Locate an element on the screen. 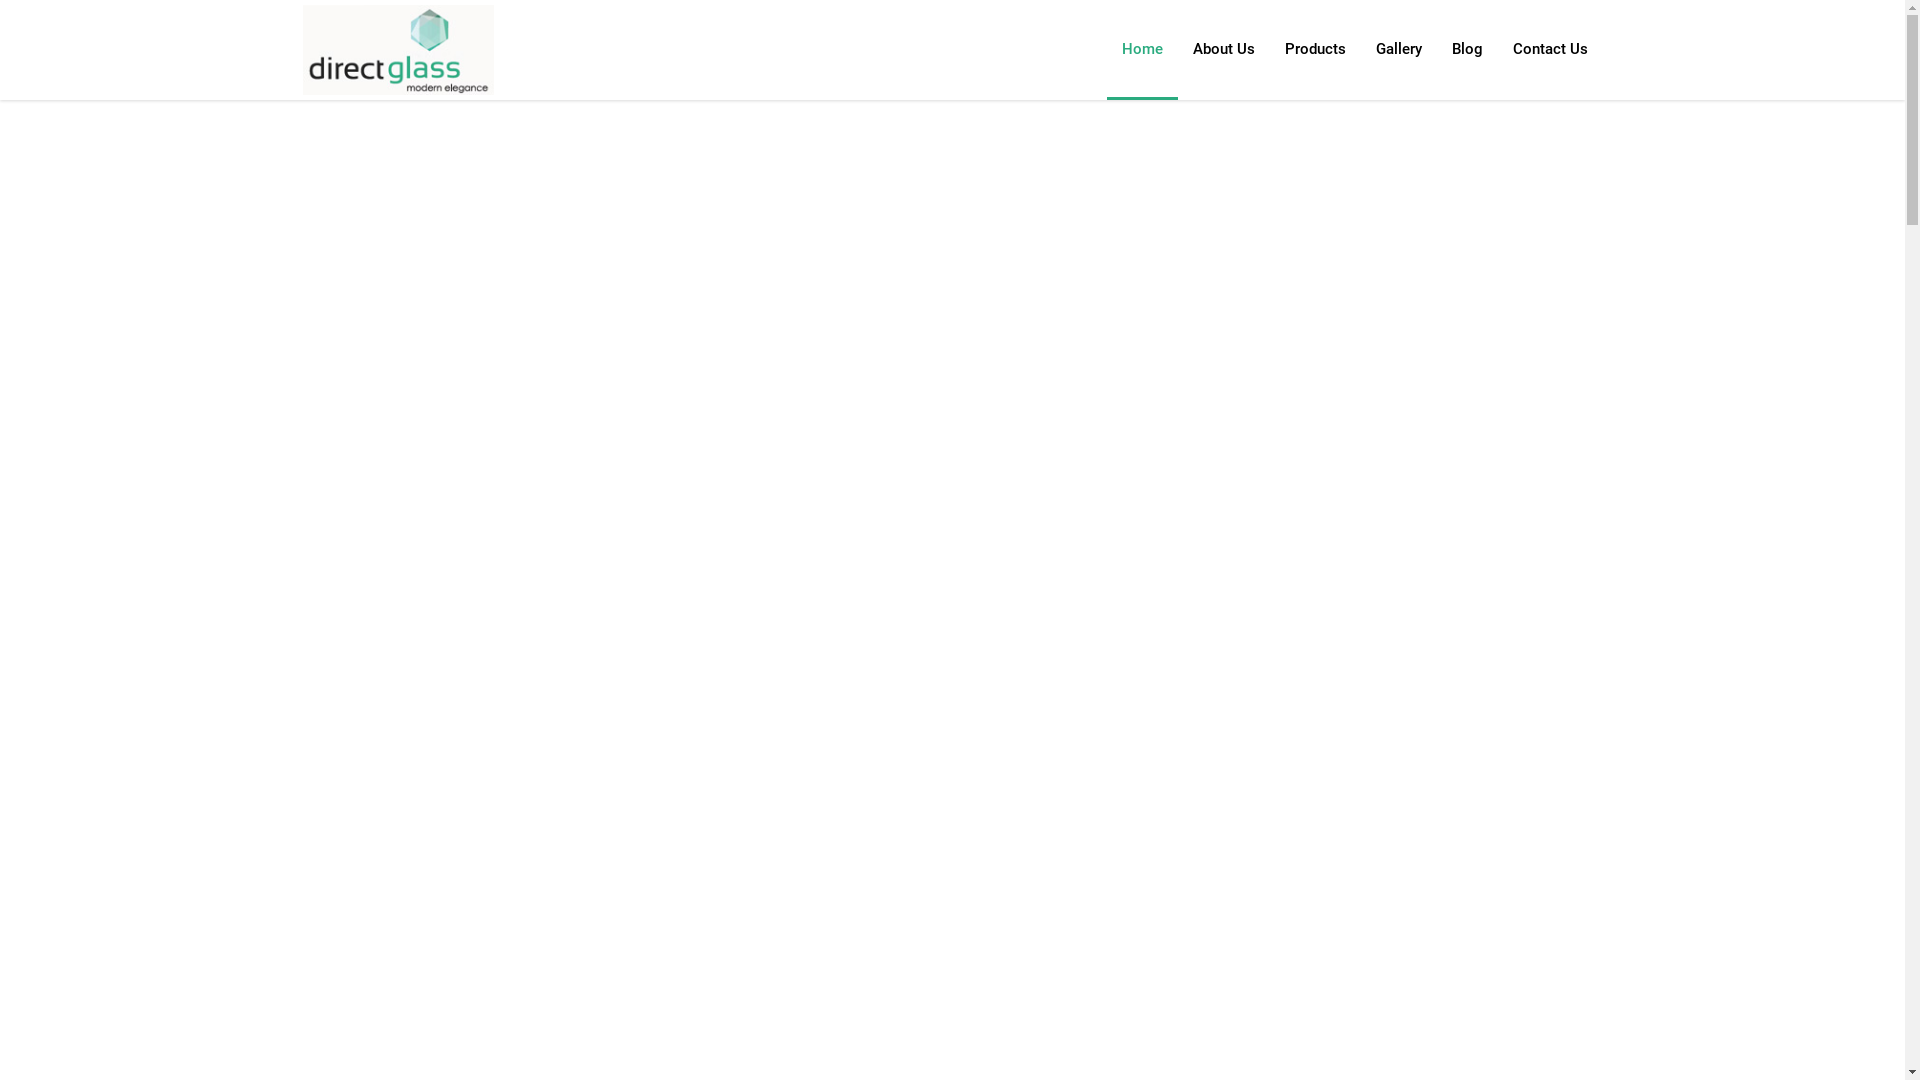 The height and width of the screenshot is (1080, 1920). 'Blog' is located at coordinates (1466, 49).